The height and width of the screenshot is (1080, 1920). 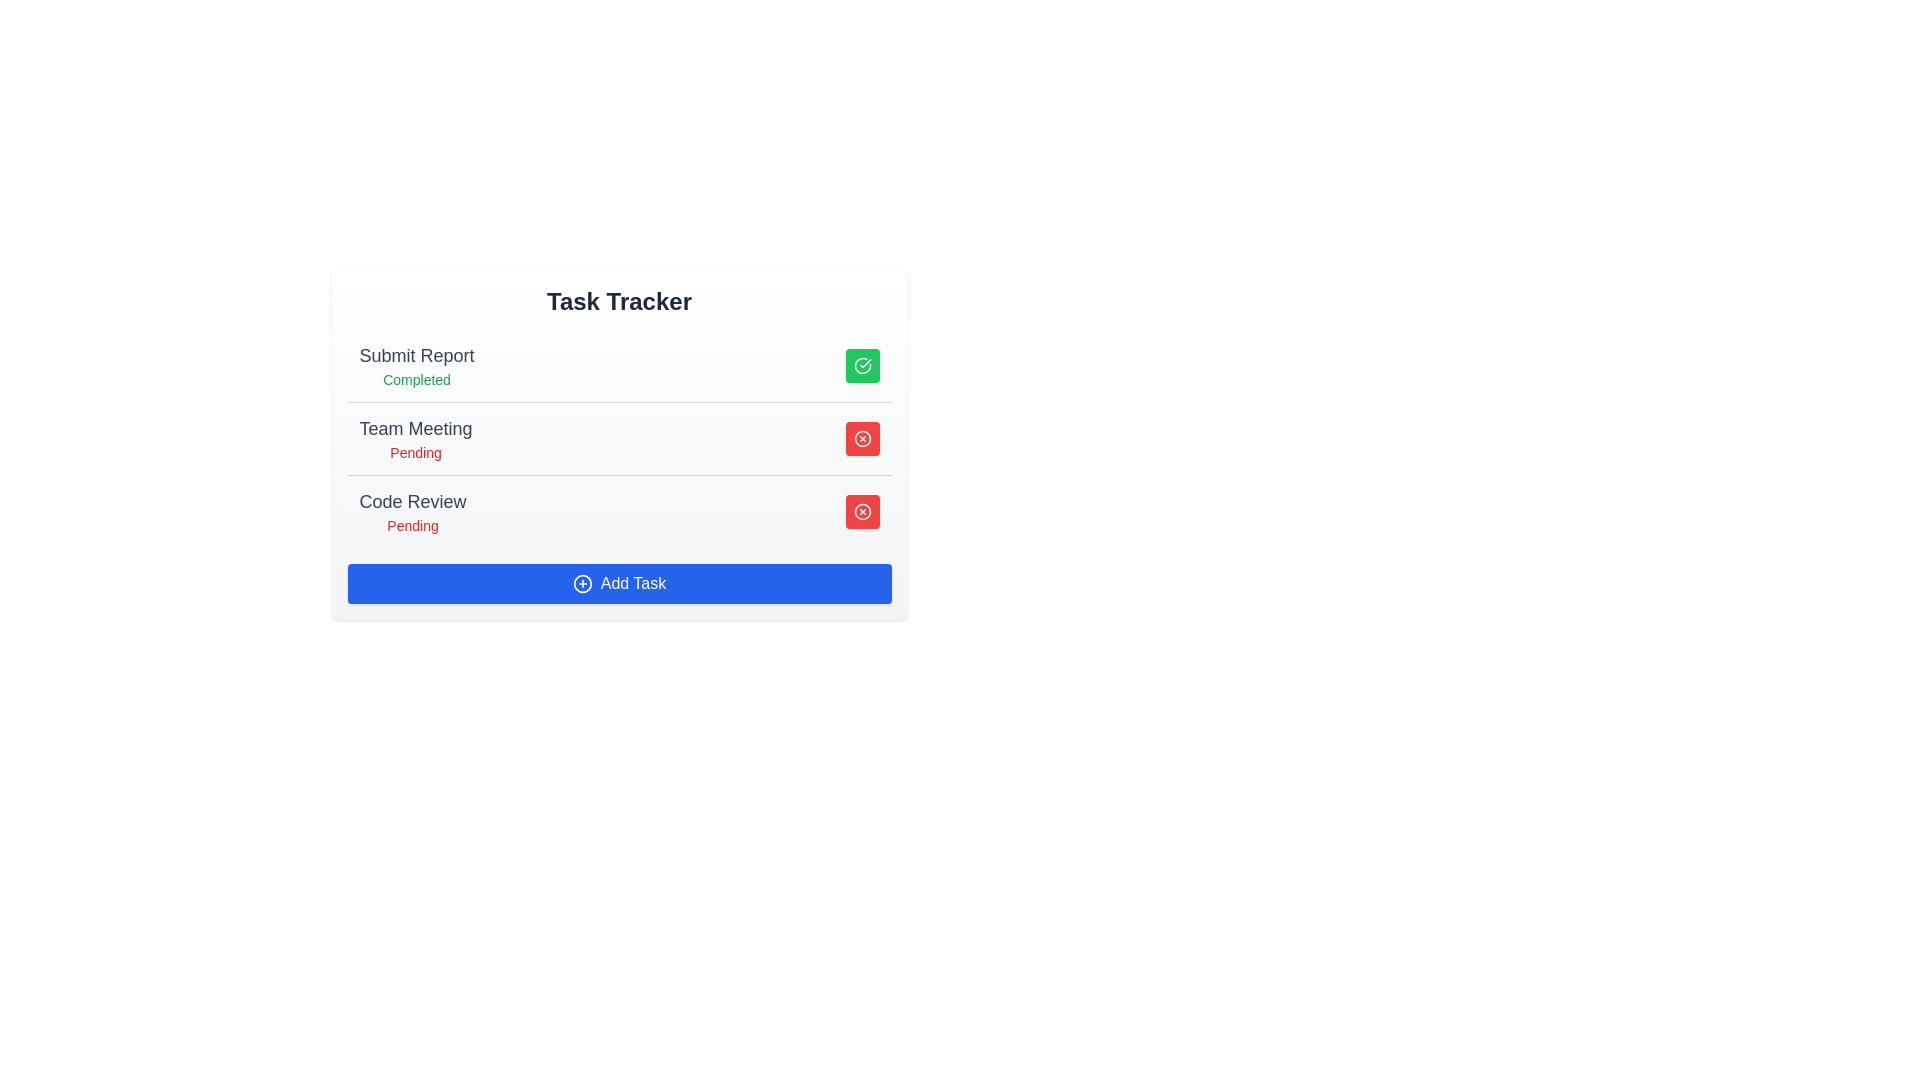 What do you see at coordinates (862, 438) in the screenshot?
I see `the decorative cancel icon (circle within an SVG graphic) in the last row entry labeled 'Code Review' in the task list` at bounding box center [862, 438].